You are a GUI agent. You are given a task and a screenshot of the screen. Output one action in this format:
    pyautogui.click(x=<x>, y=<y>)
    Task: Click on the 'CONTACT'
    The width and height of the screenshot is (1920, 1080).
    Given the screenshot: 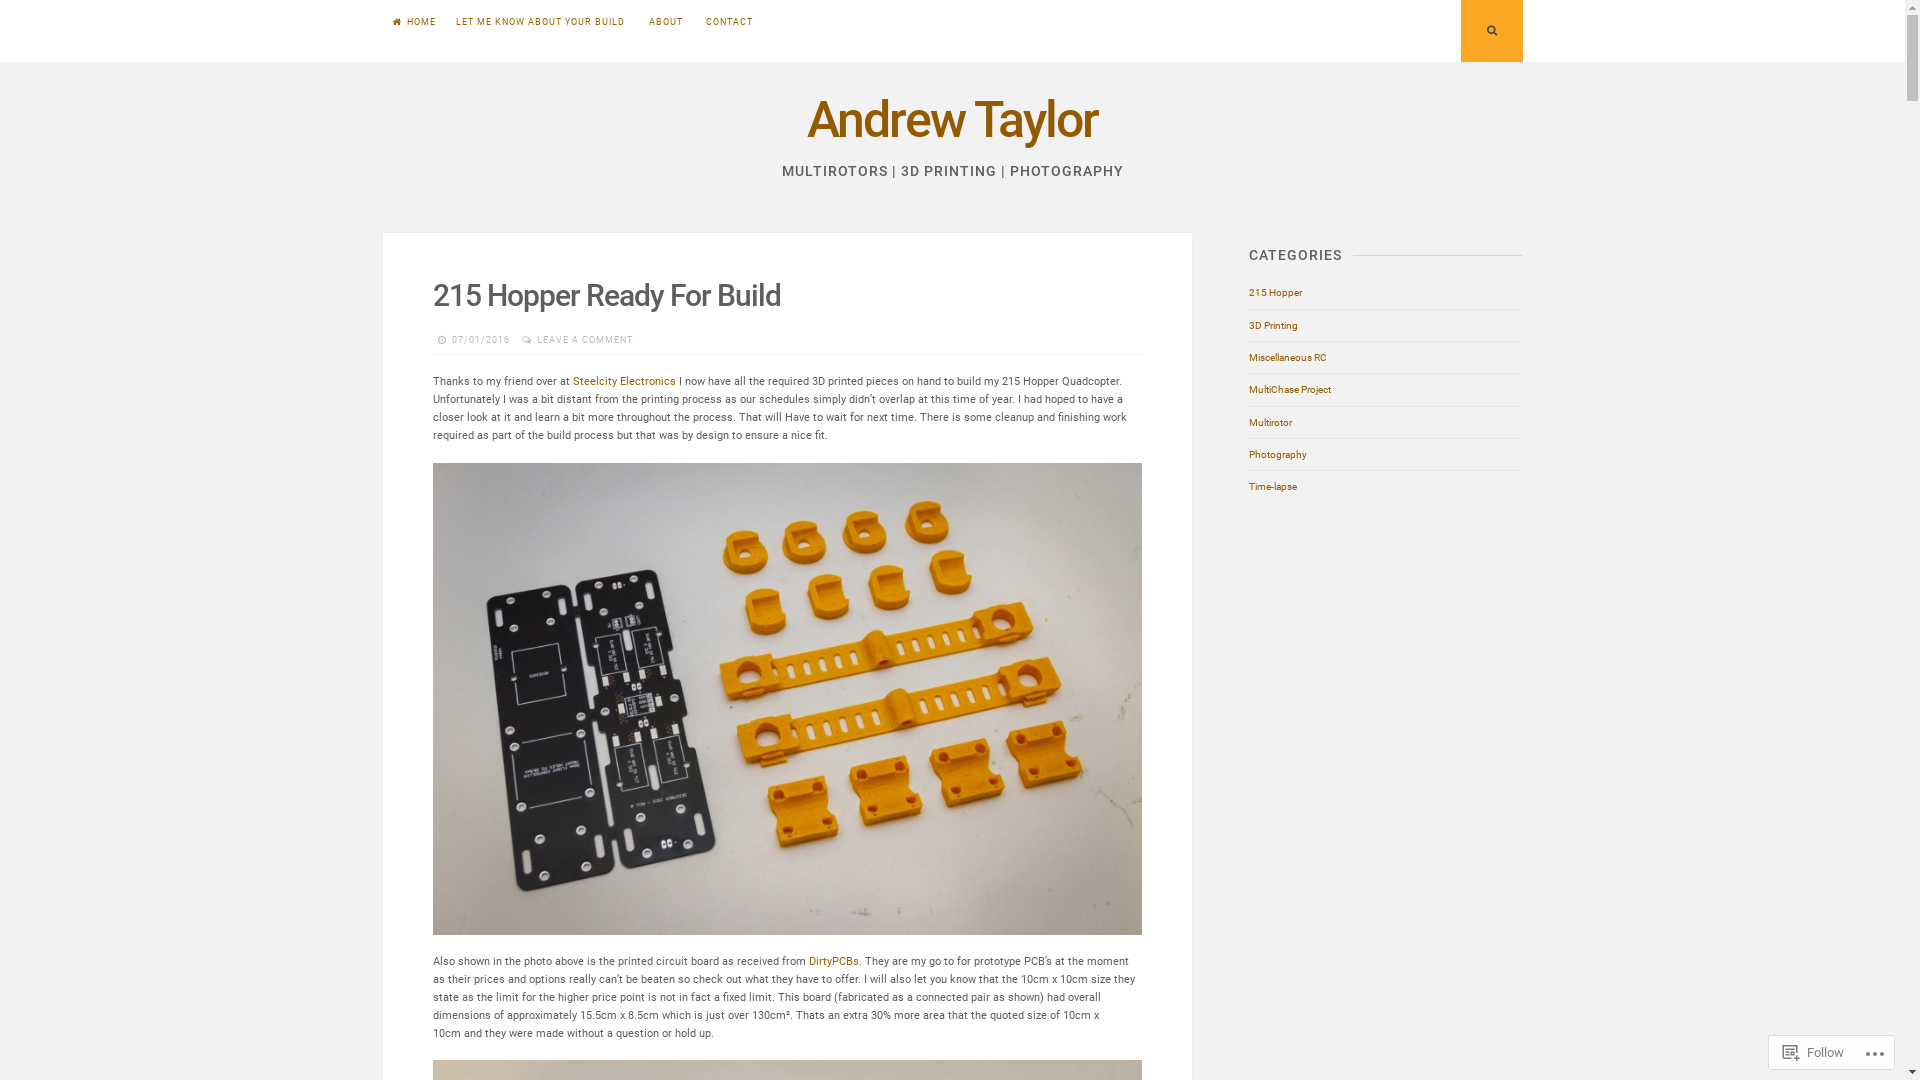 What is the action you would take?
    pyautogui.click(x=728, y=22)
    